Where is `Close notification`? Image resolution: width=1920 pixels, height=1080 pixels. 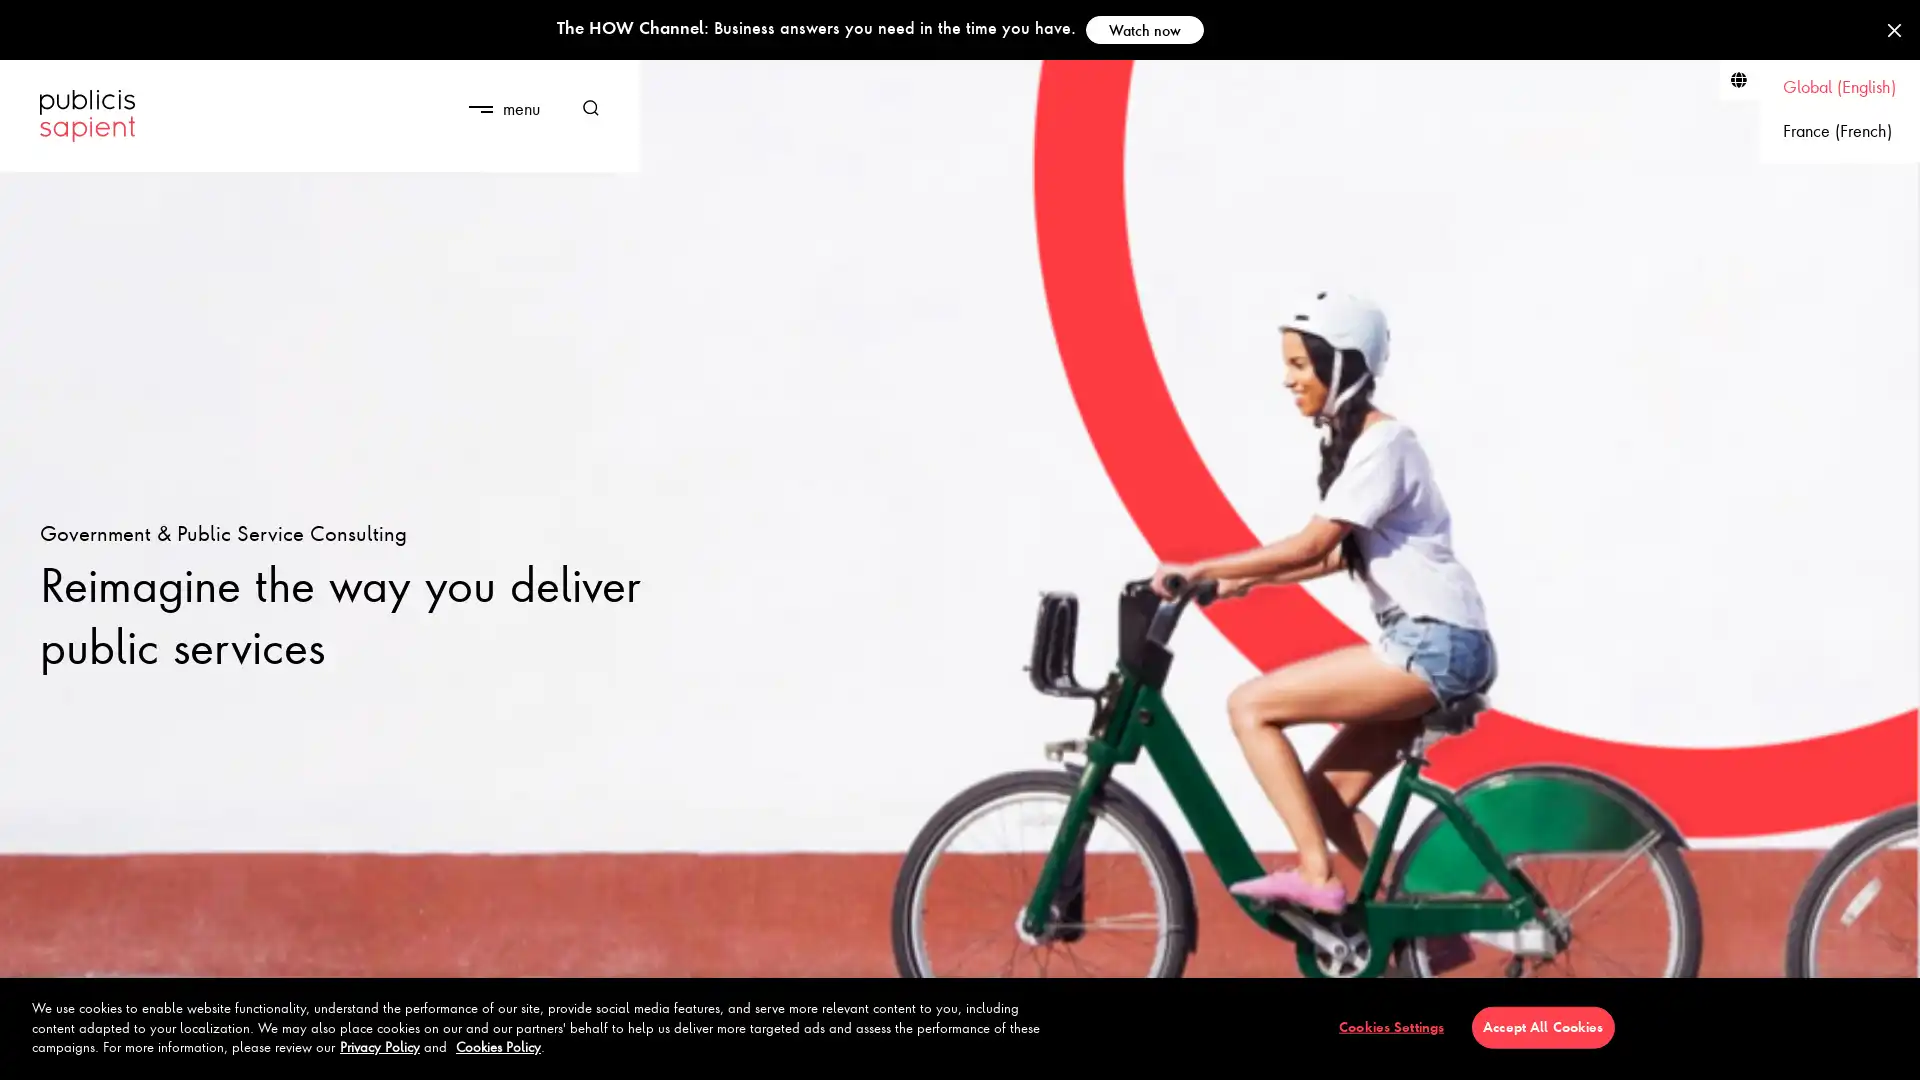 Close notification is located at coordinates (1893, 30).